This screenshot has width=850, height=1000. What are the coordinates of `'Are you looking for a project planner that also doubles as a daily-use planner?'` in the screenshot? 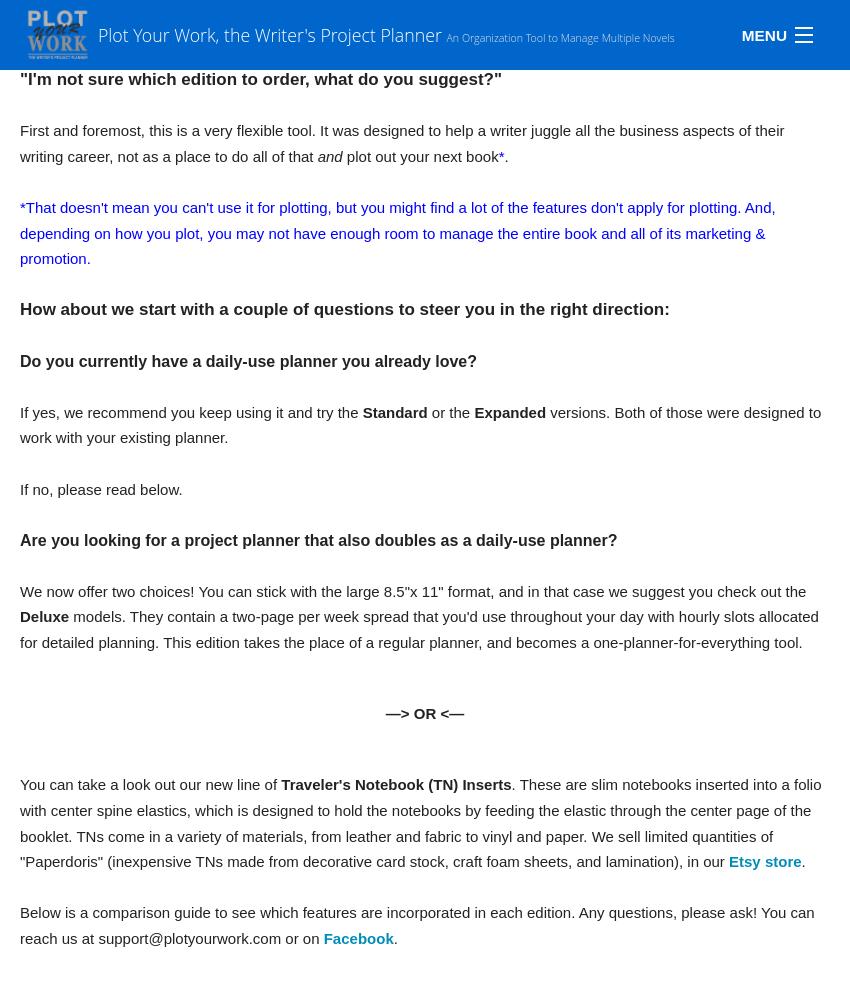 It's located at (318, 539).